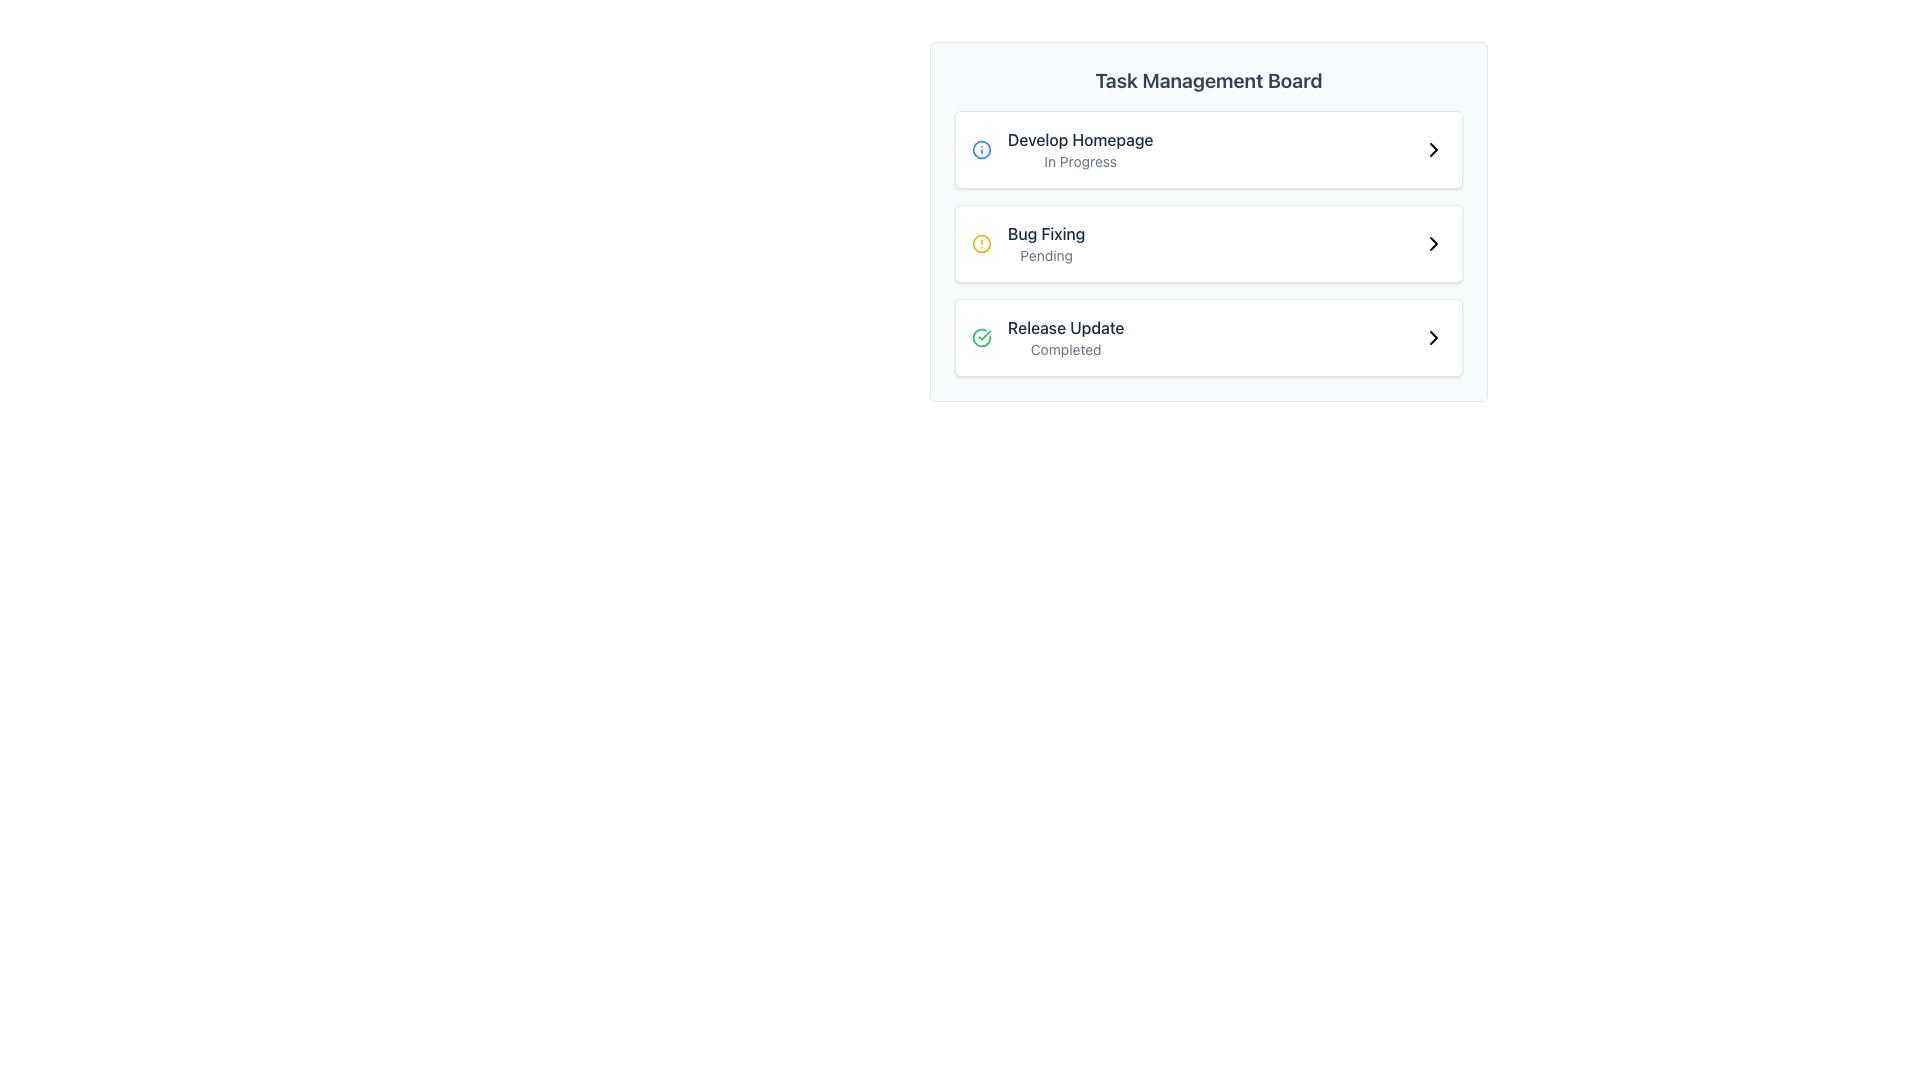 The width and height of the screenshot is (1920, 1080). I want to click on the non-interactive text label indicating the status of the 'Release Update' task, located in the bottom-right task card of the task board layout, so click(1065, 349).